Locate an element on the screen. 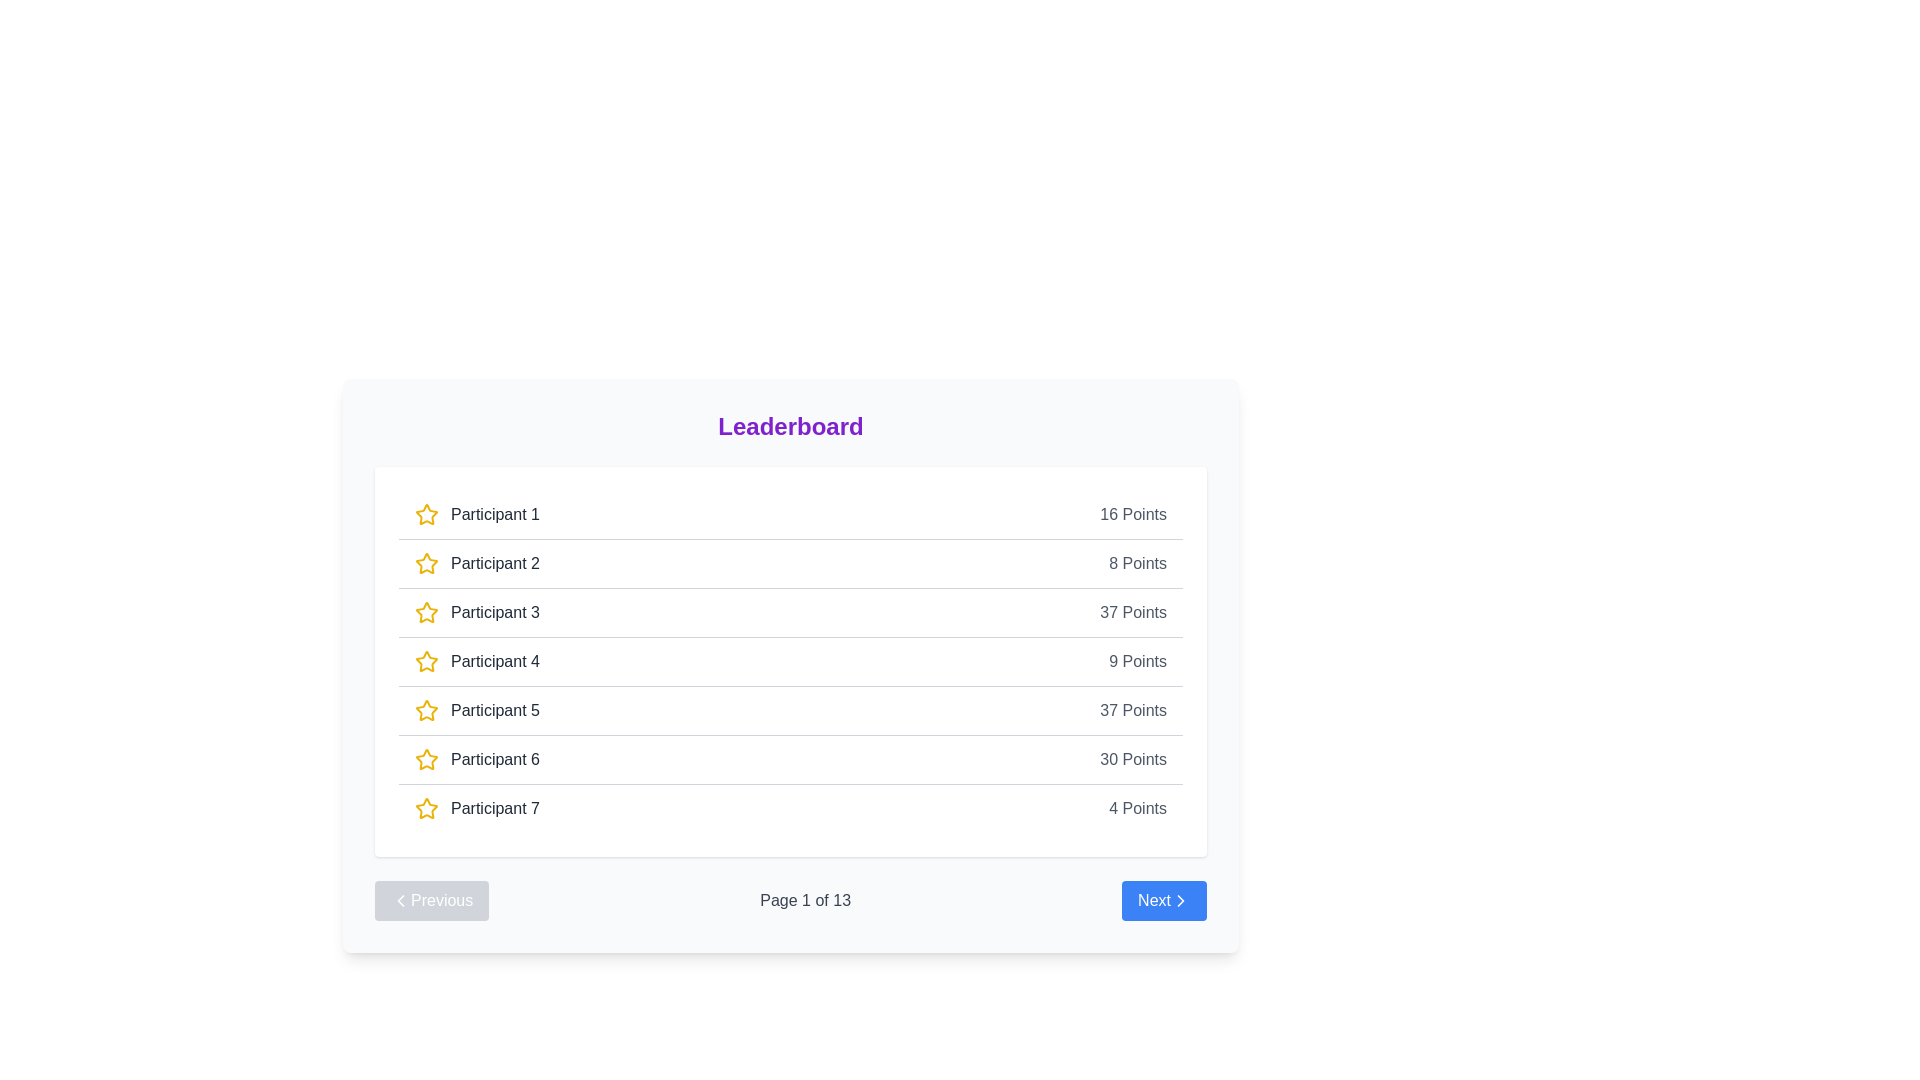  the text label identifying 'Participant 4' in the leaderboard, located to the right of the yellow star icon is located at coordinates (495, 662).